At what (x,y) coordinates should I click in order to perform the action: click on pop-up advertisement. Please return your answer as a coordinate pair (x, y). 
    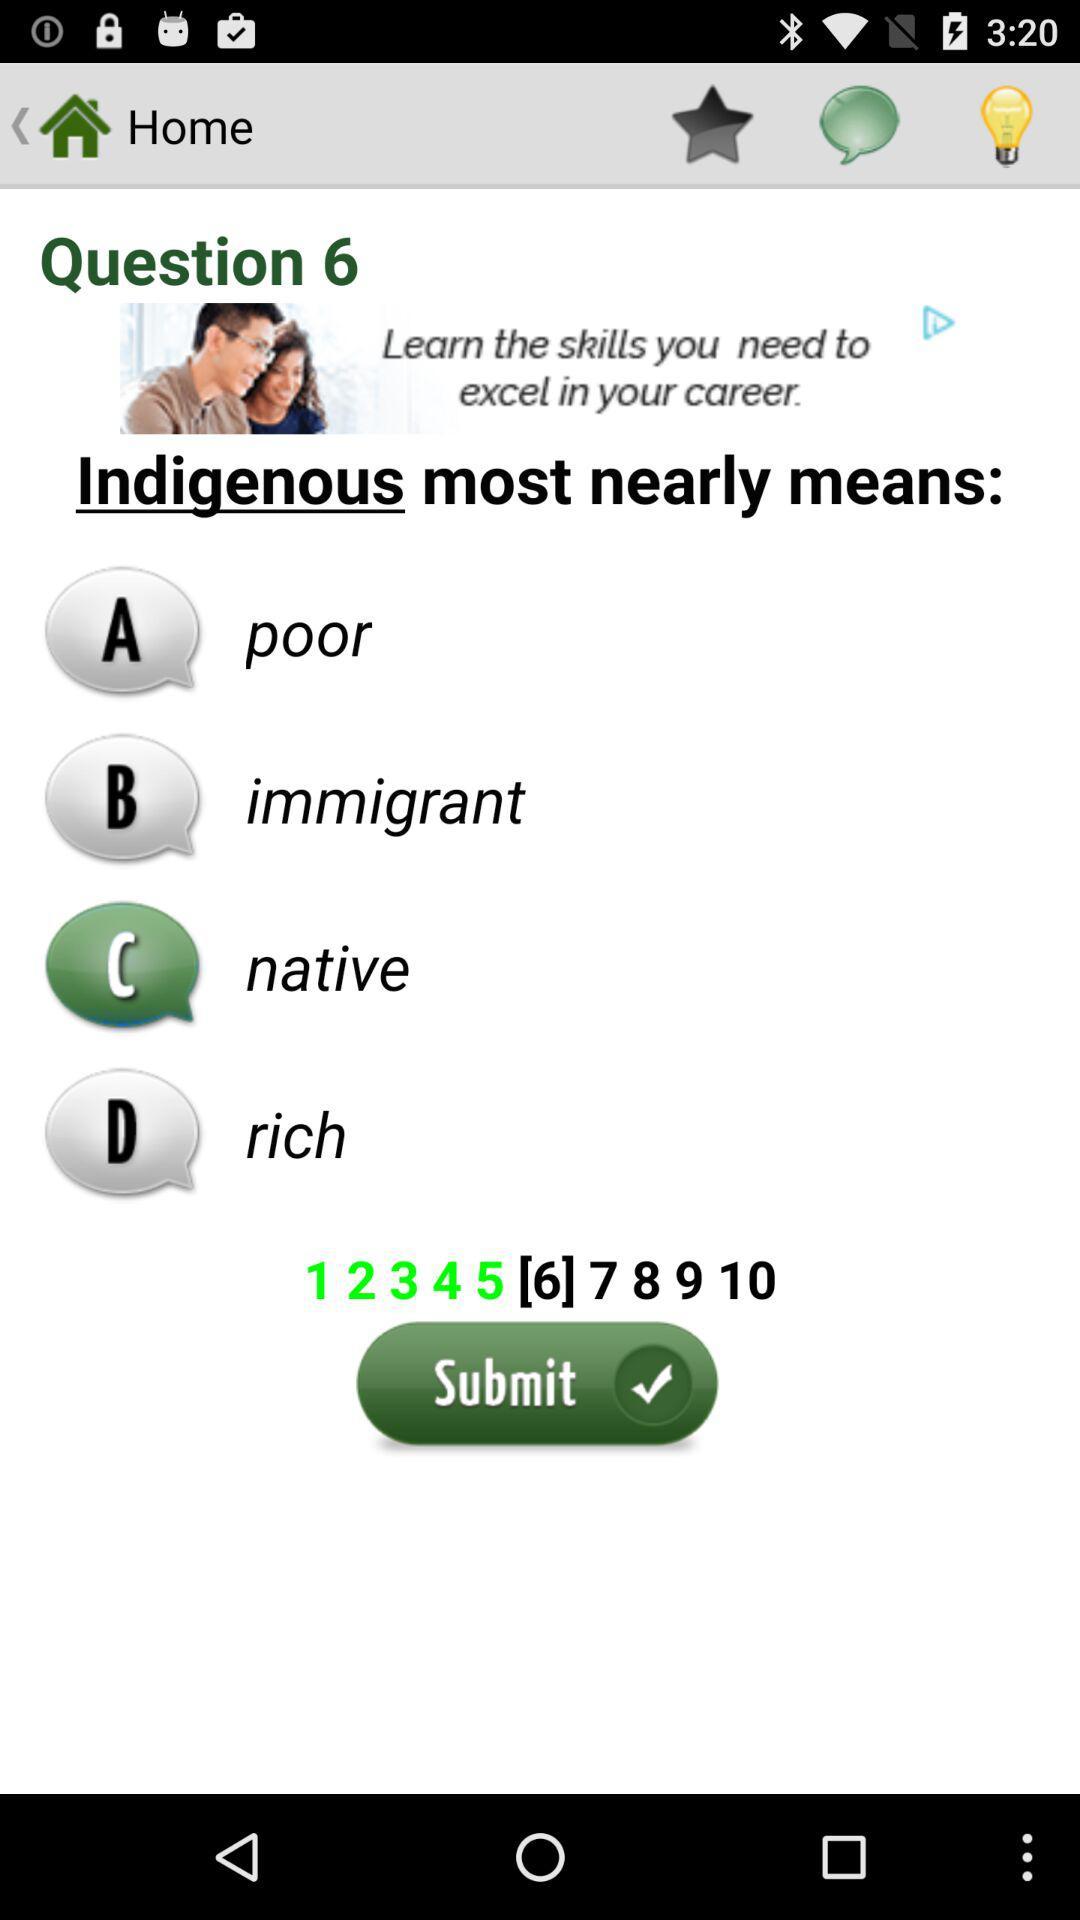
    Looking at the image, I should click on (540, 368).